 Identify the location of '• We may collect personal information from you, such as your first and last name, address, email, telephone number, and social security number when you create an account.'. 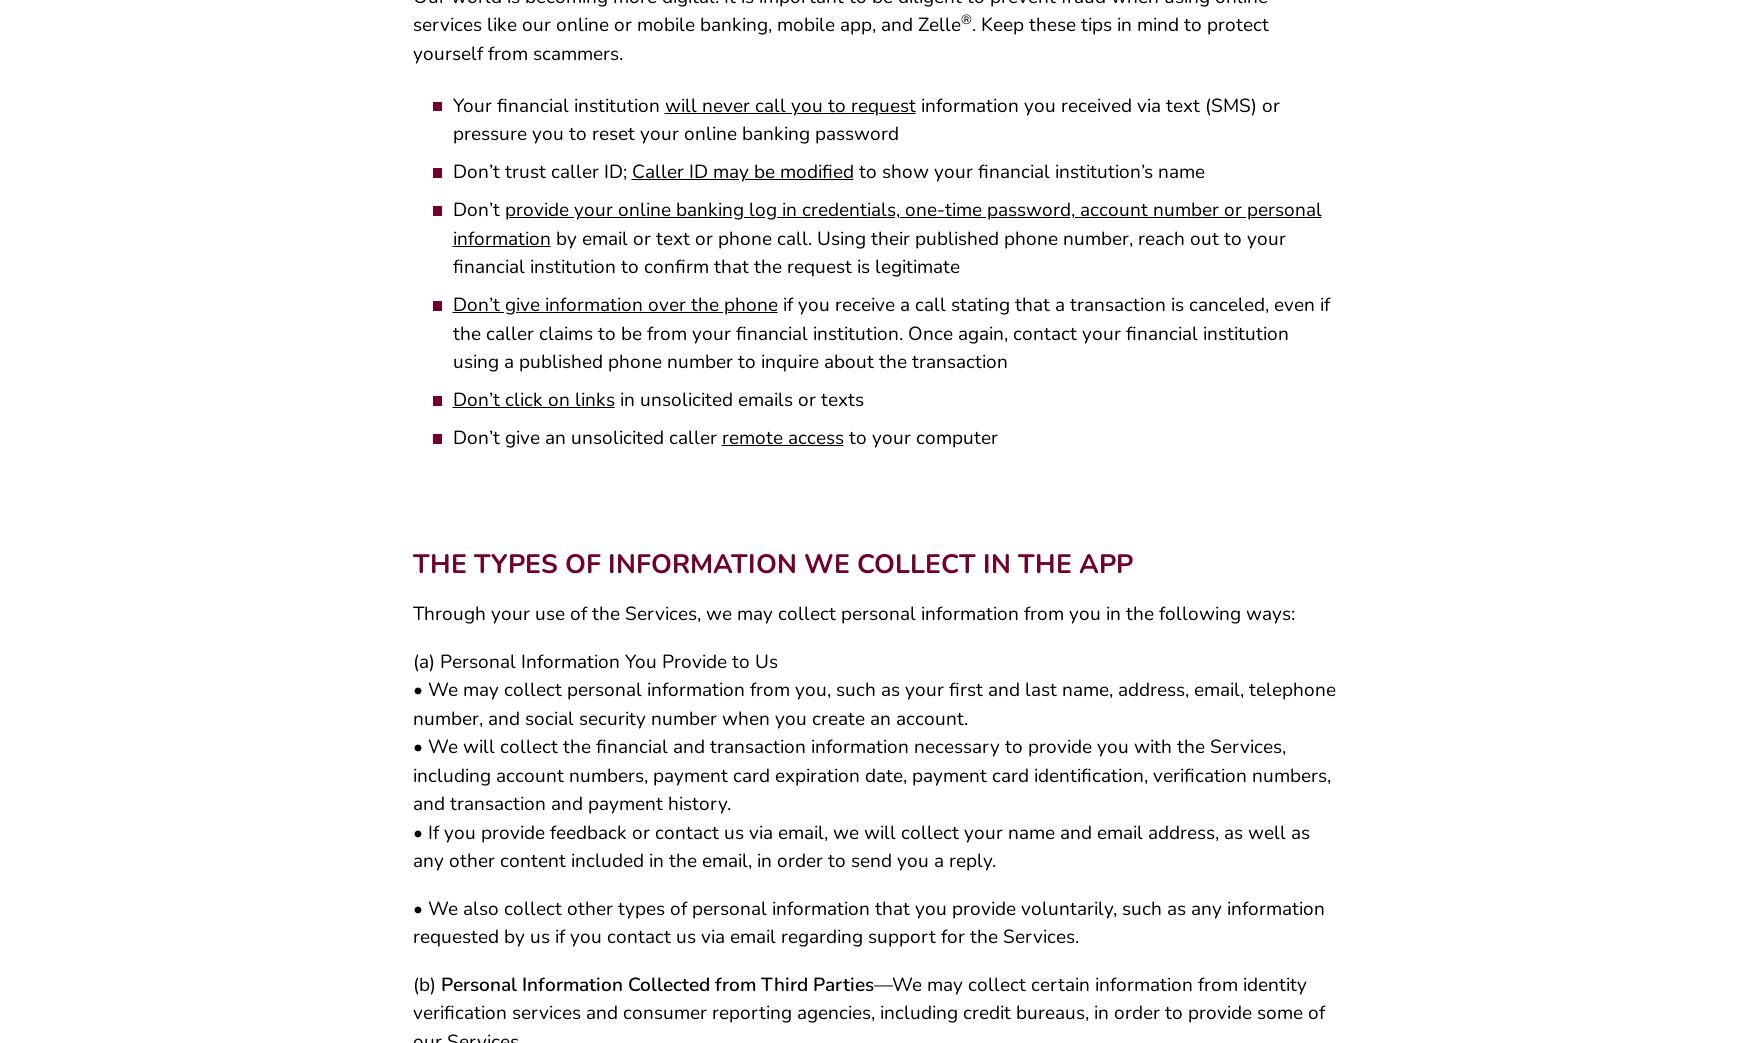
(873, 711).